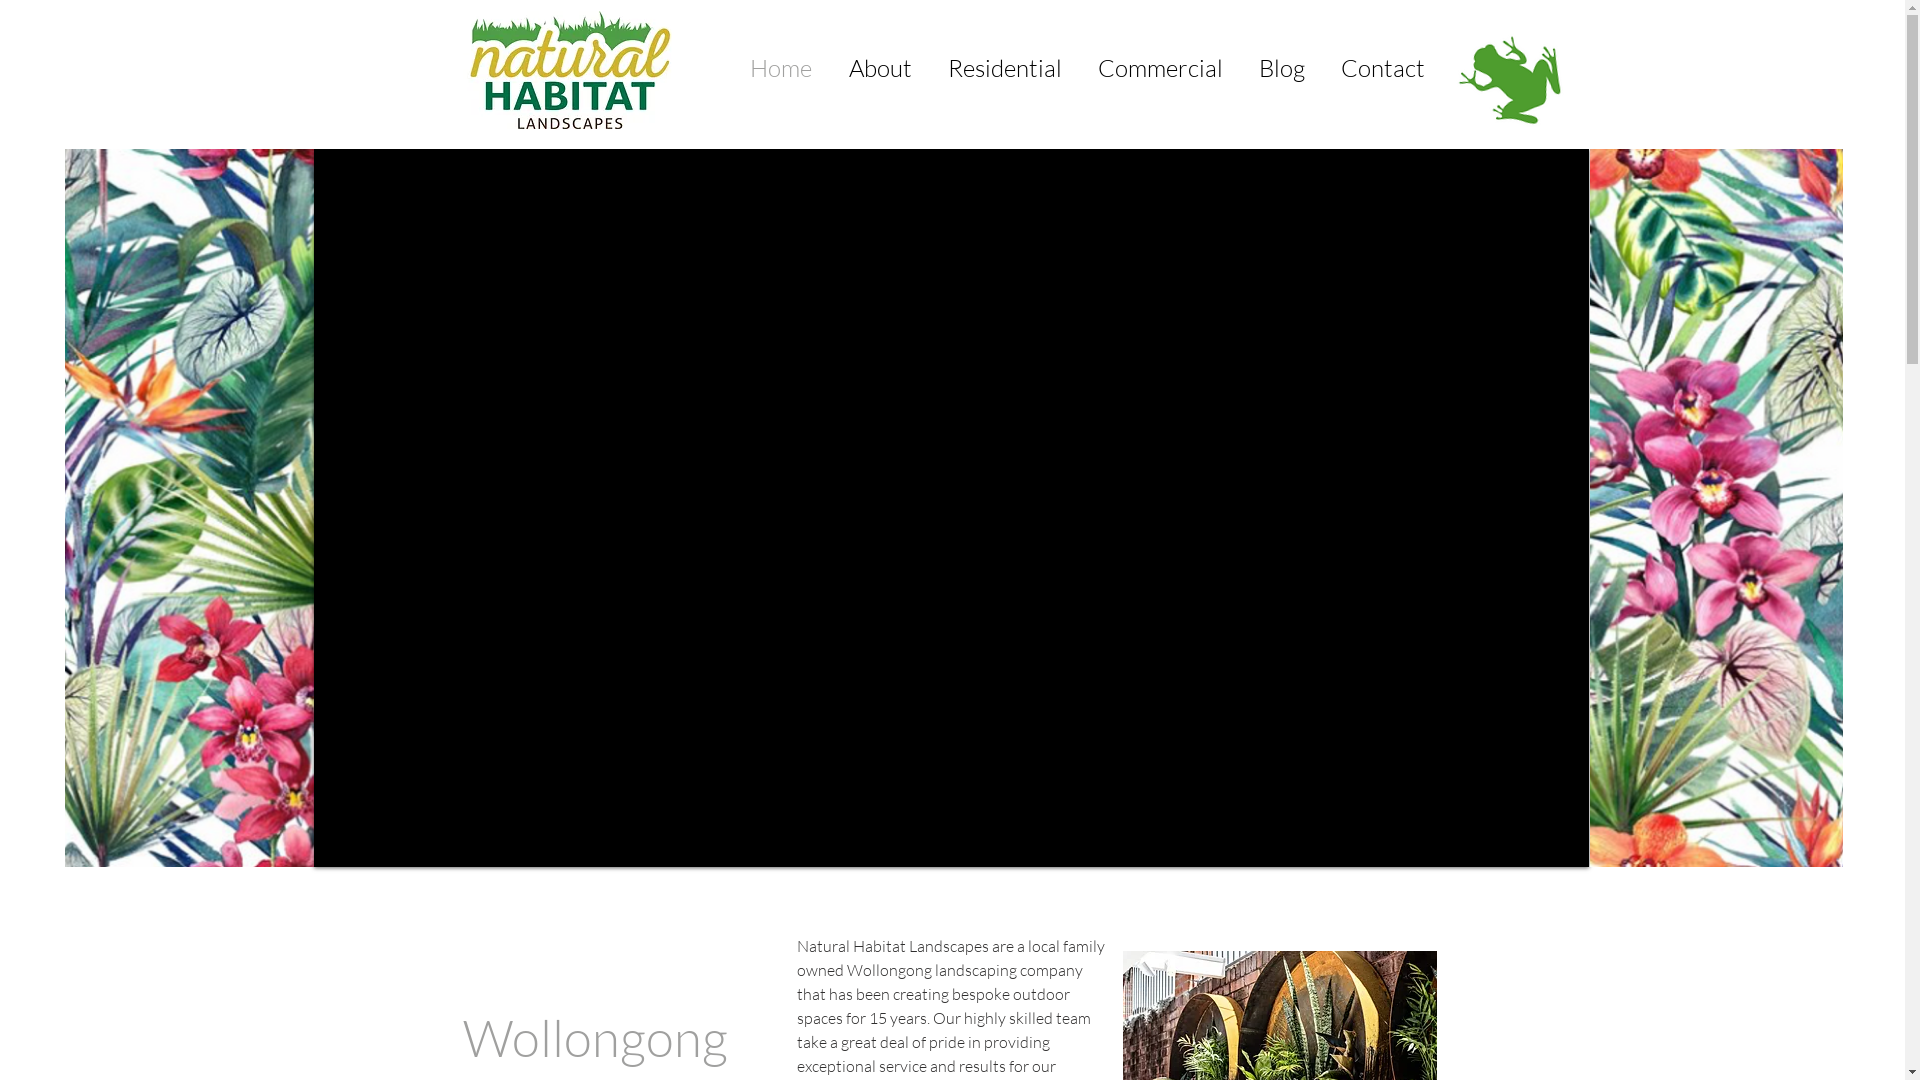  What do you see at coordinates (1281, 67) in the screenshot?
I see `'Blog'` at bounding box center [1281, 67].